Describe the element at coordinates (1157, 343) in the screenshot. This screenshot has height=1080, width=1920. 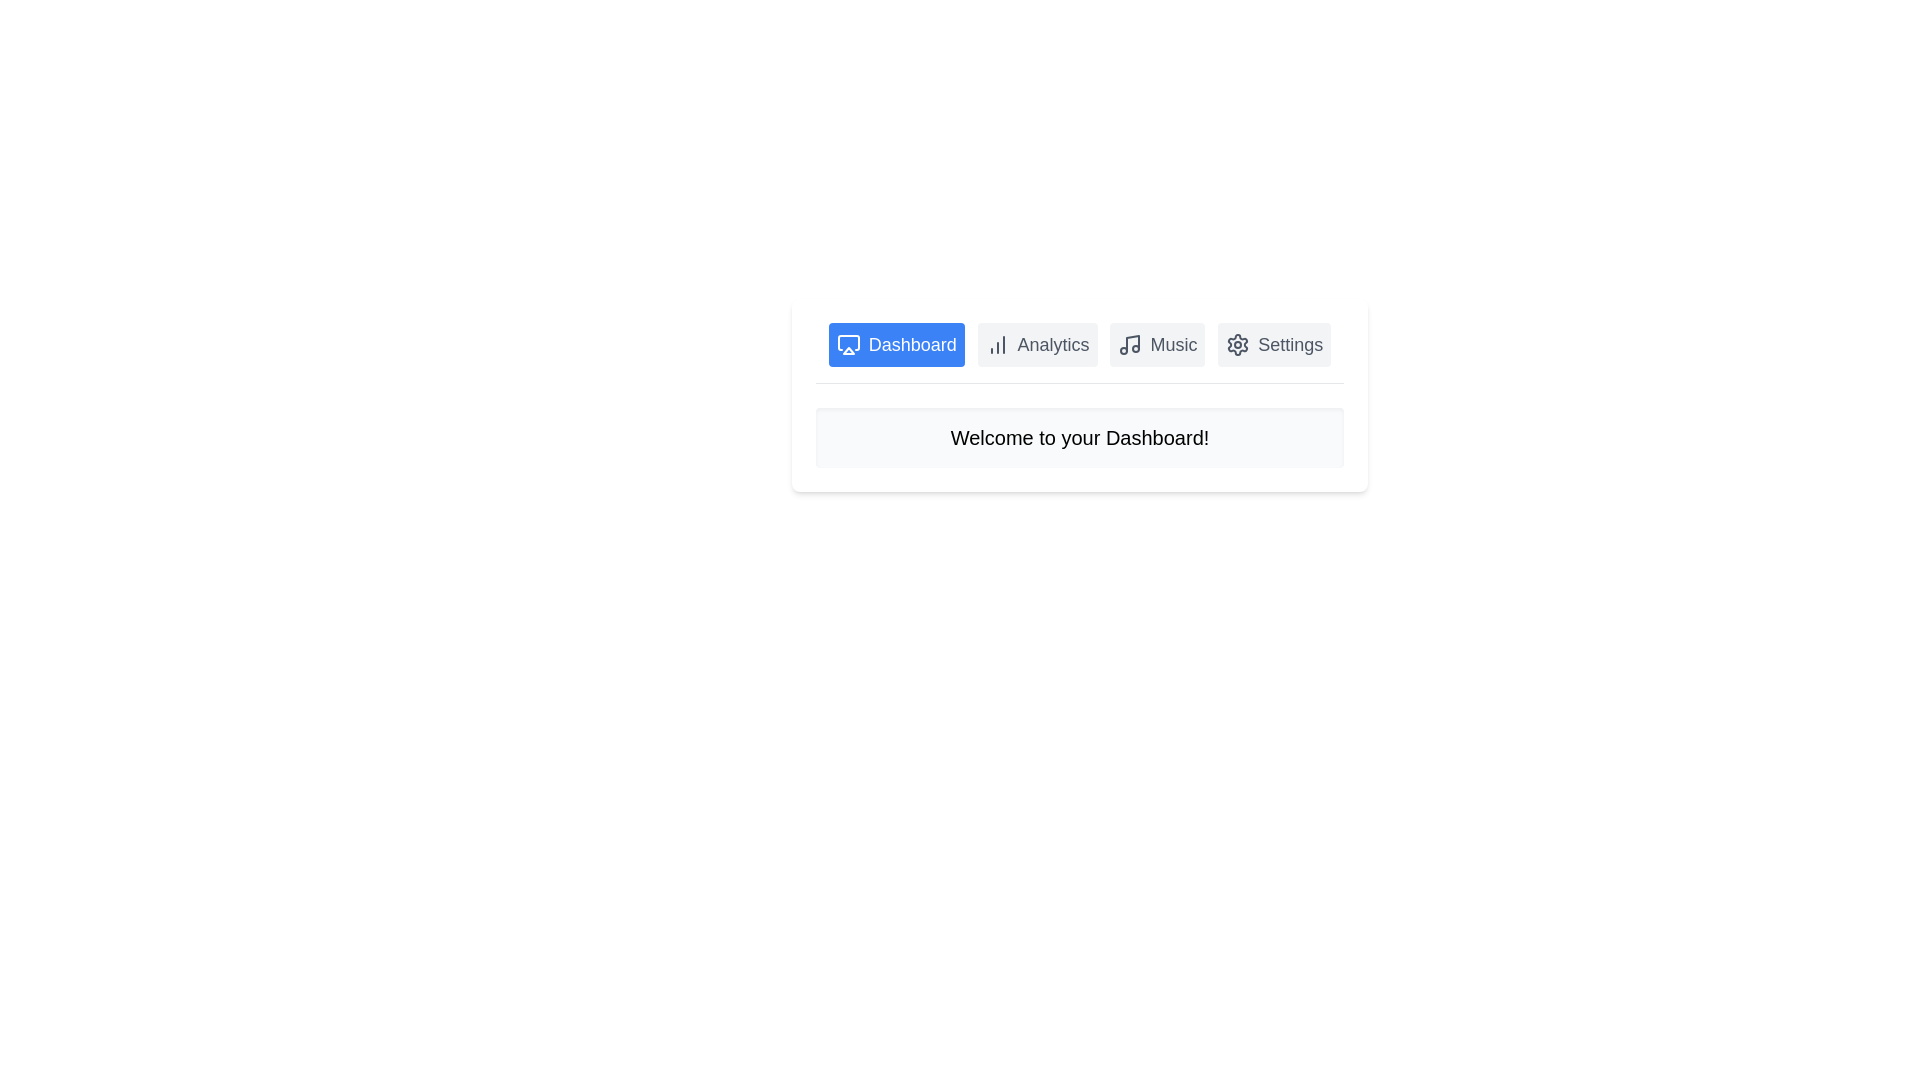
I see `the 'Music' button, which is the third button from the left in the navigation bar, to trigger its visual hover effect` at that location.